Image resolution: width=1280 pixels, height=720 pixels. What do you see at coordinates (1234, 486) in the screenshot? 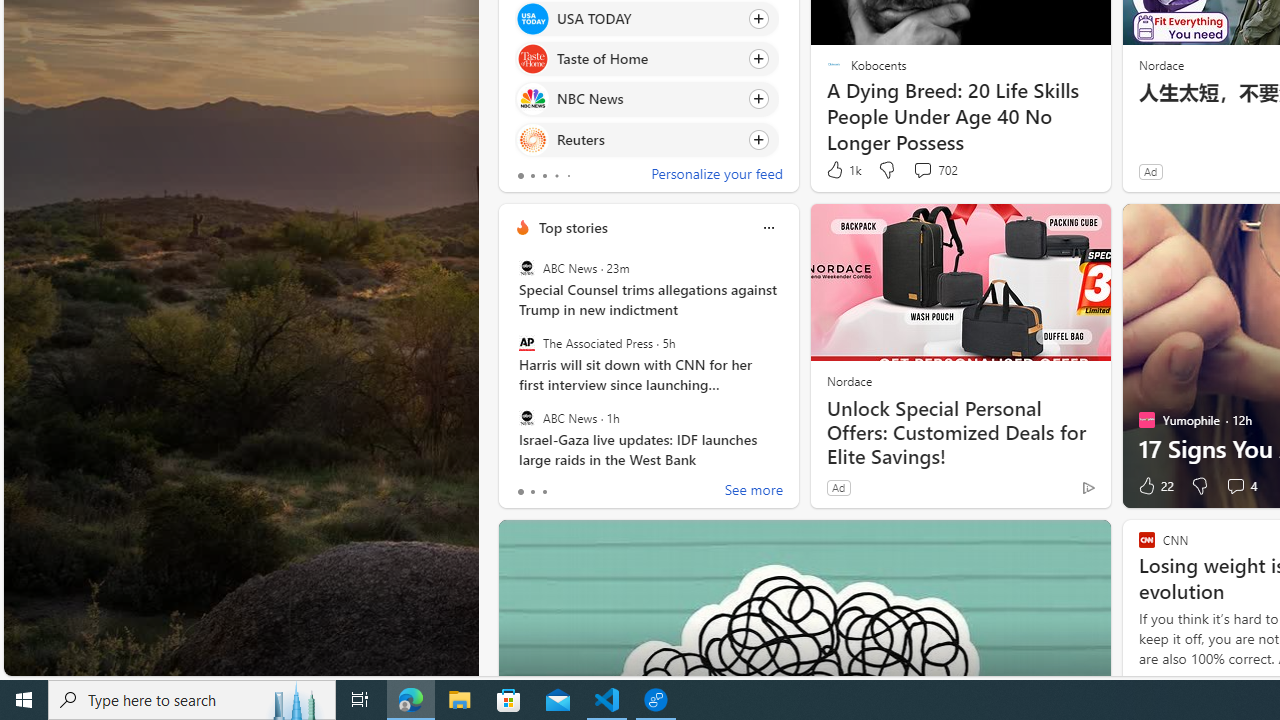
I see `'View comments 4 Comment'` at bounding box center [1234, 486].